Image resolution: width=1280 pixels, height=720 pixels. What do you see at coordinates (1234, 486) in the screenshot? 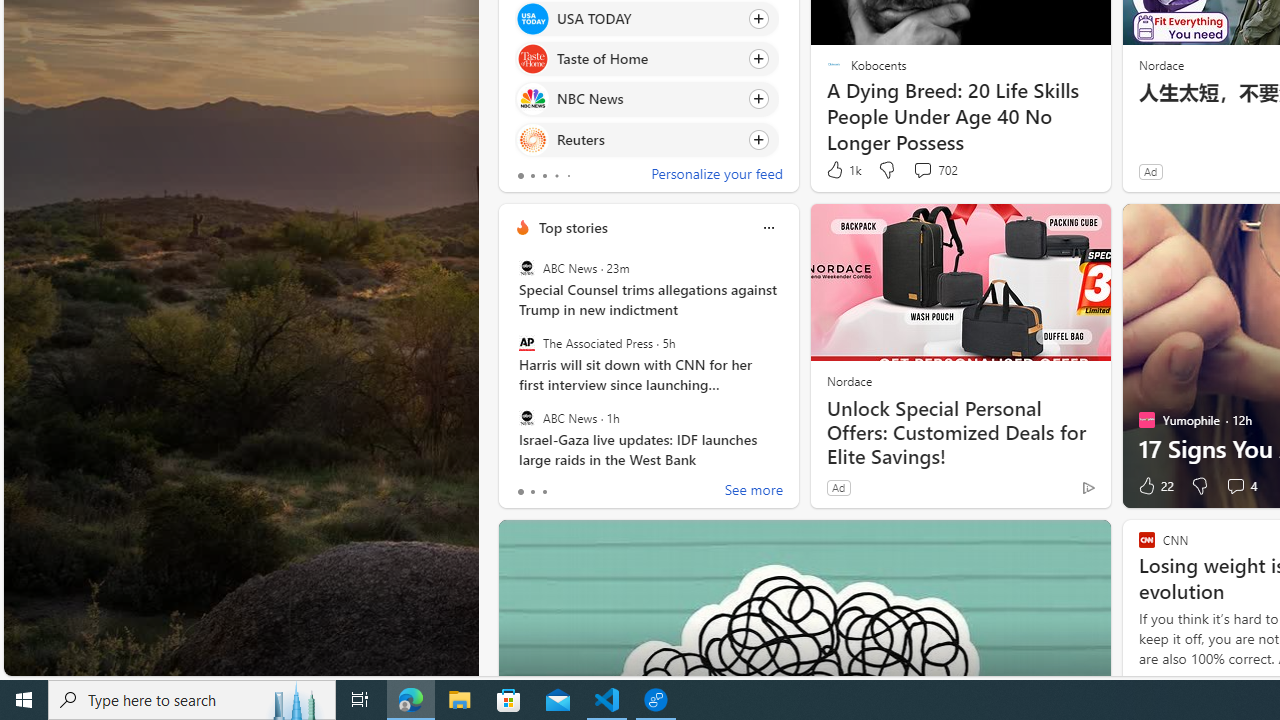
I see `'View comments 4 Comment'` at bounding box center [1234, 486].